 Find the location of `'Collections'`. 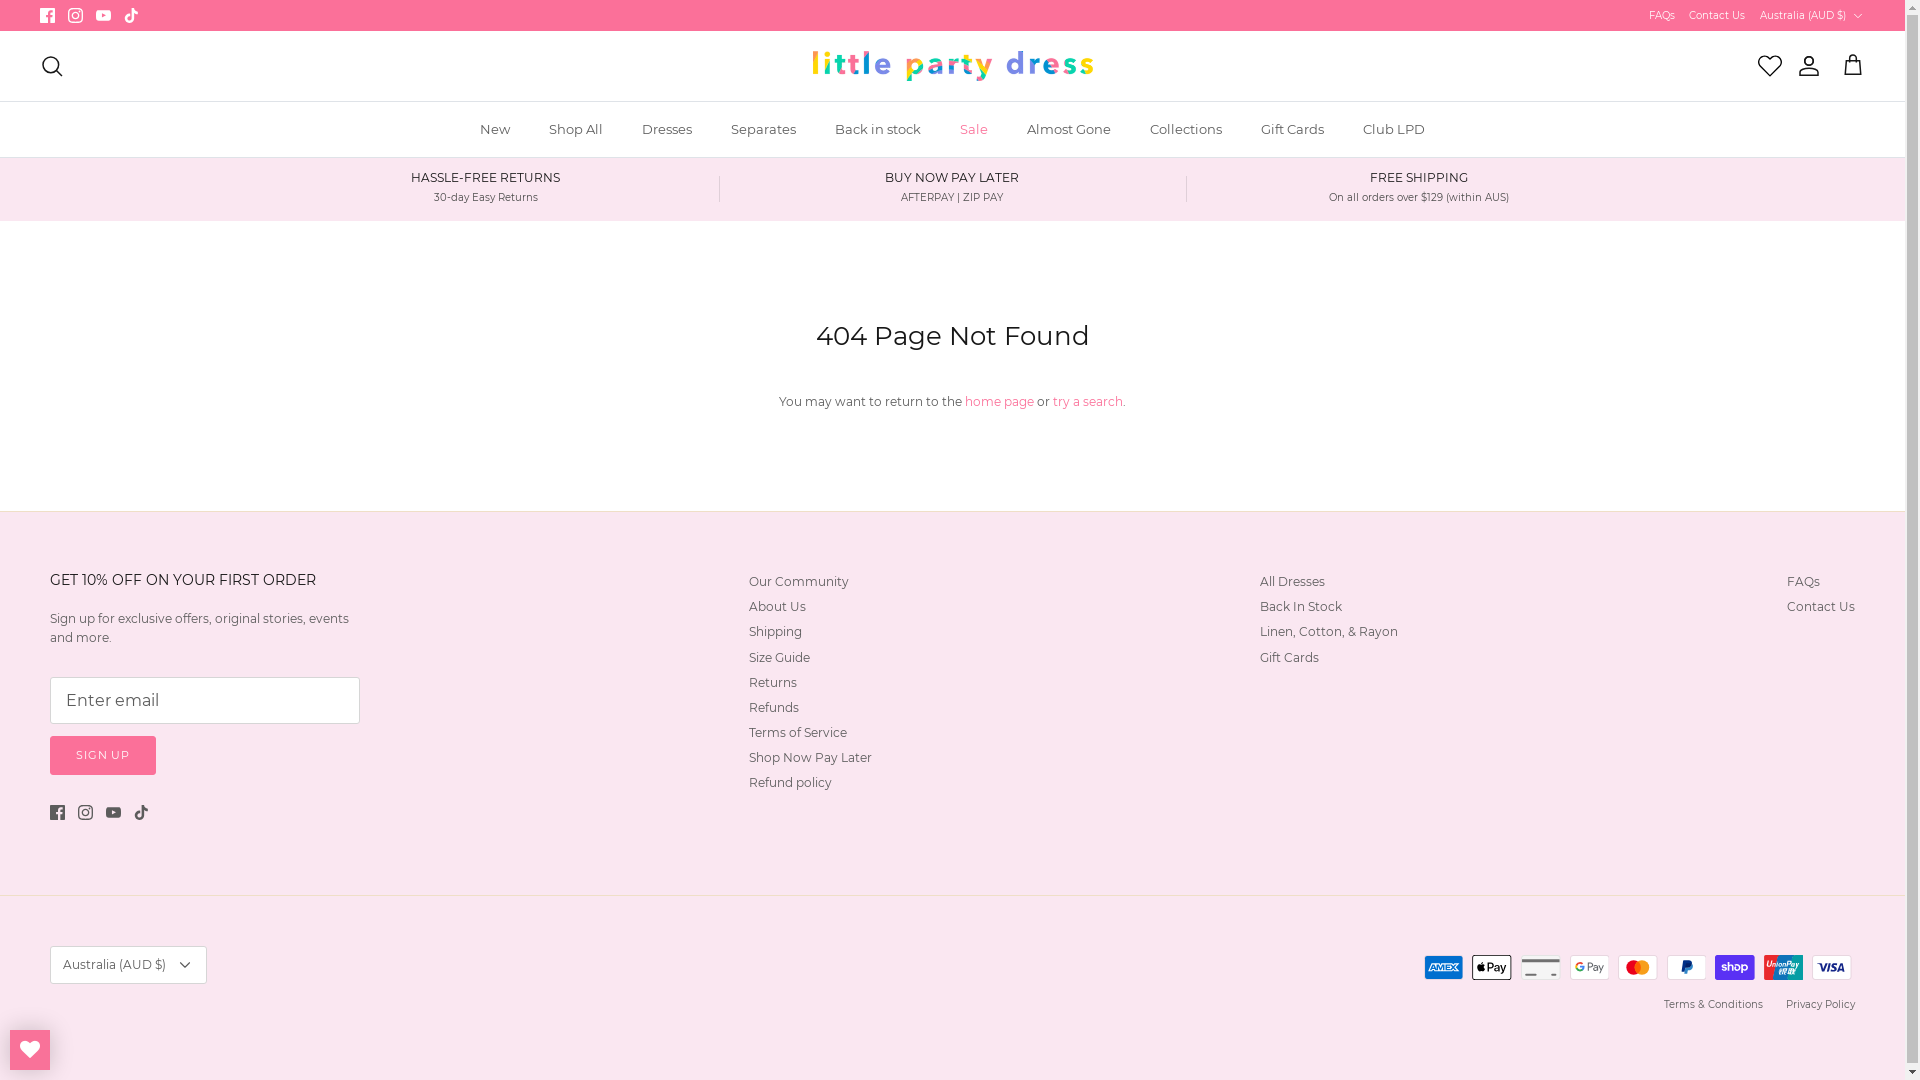

'Collections' is located at coordinates (1185, 130).